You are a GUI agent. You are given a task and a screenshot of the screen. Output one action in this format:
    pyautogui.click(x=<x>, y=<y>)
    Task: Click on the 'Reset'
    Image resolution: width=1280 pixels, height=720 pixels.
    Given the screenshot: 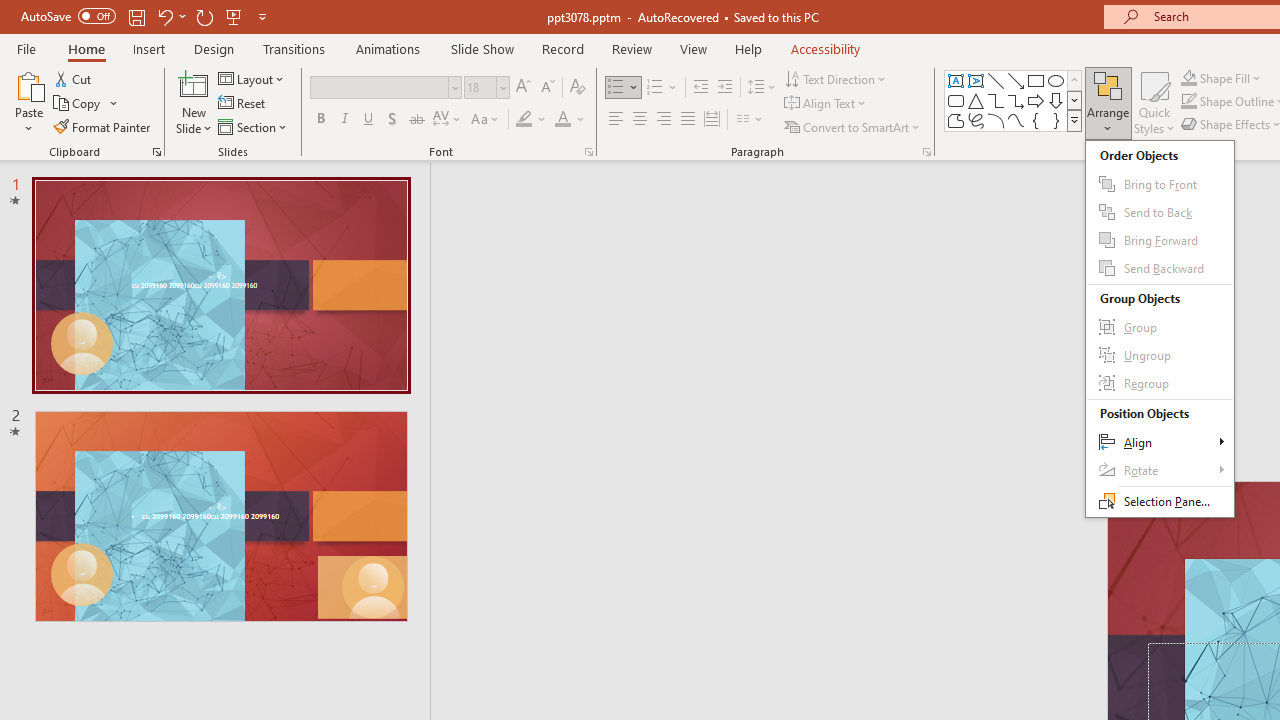 What is the action you would take?
    pyautogui.click(x=242, y=103)
    